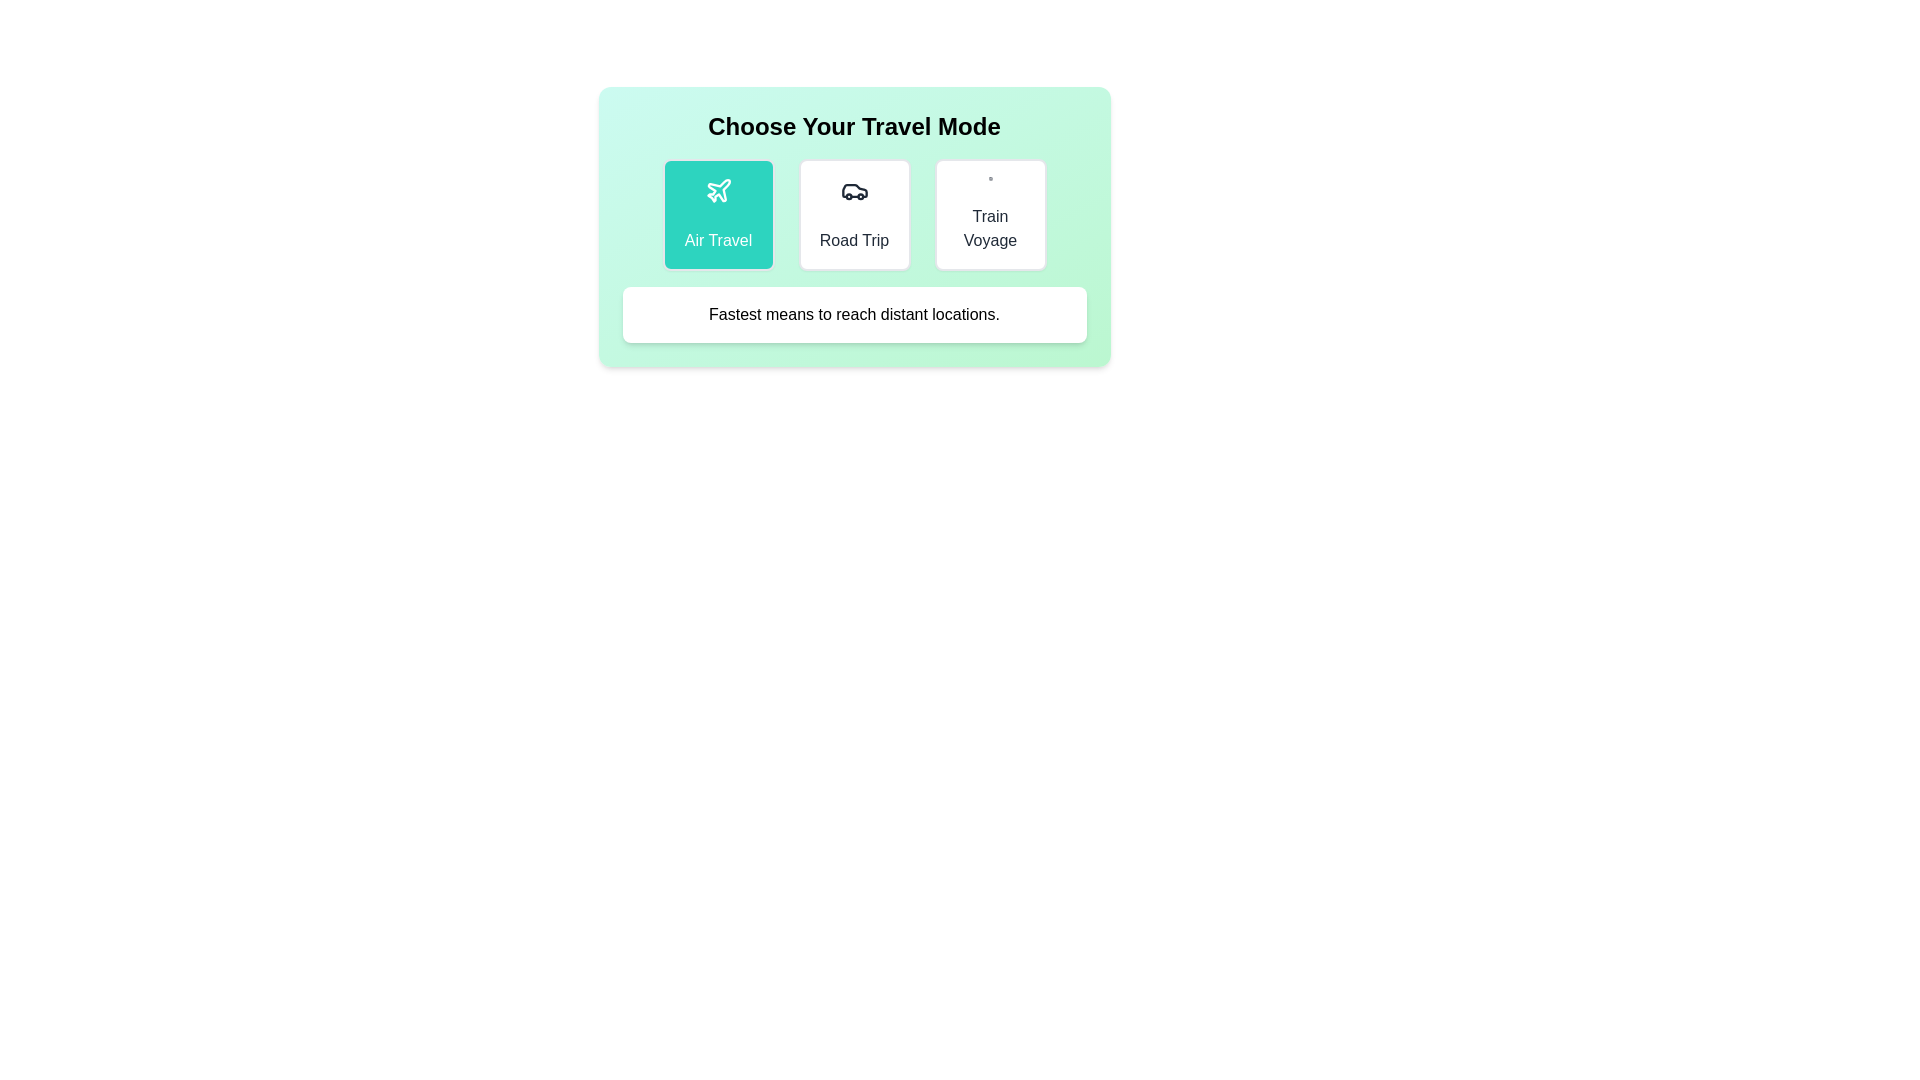 Image resolution: width=1920 pixels, height=1080 pixels. What do you see at coordinates (854, 215) in the screenshot?
I see `the travel mode Road Trip to observe the visual styling changes` at bounding box center [854, 215].